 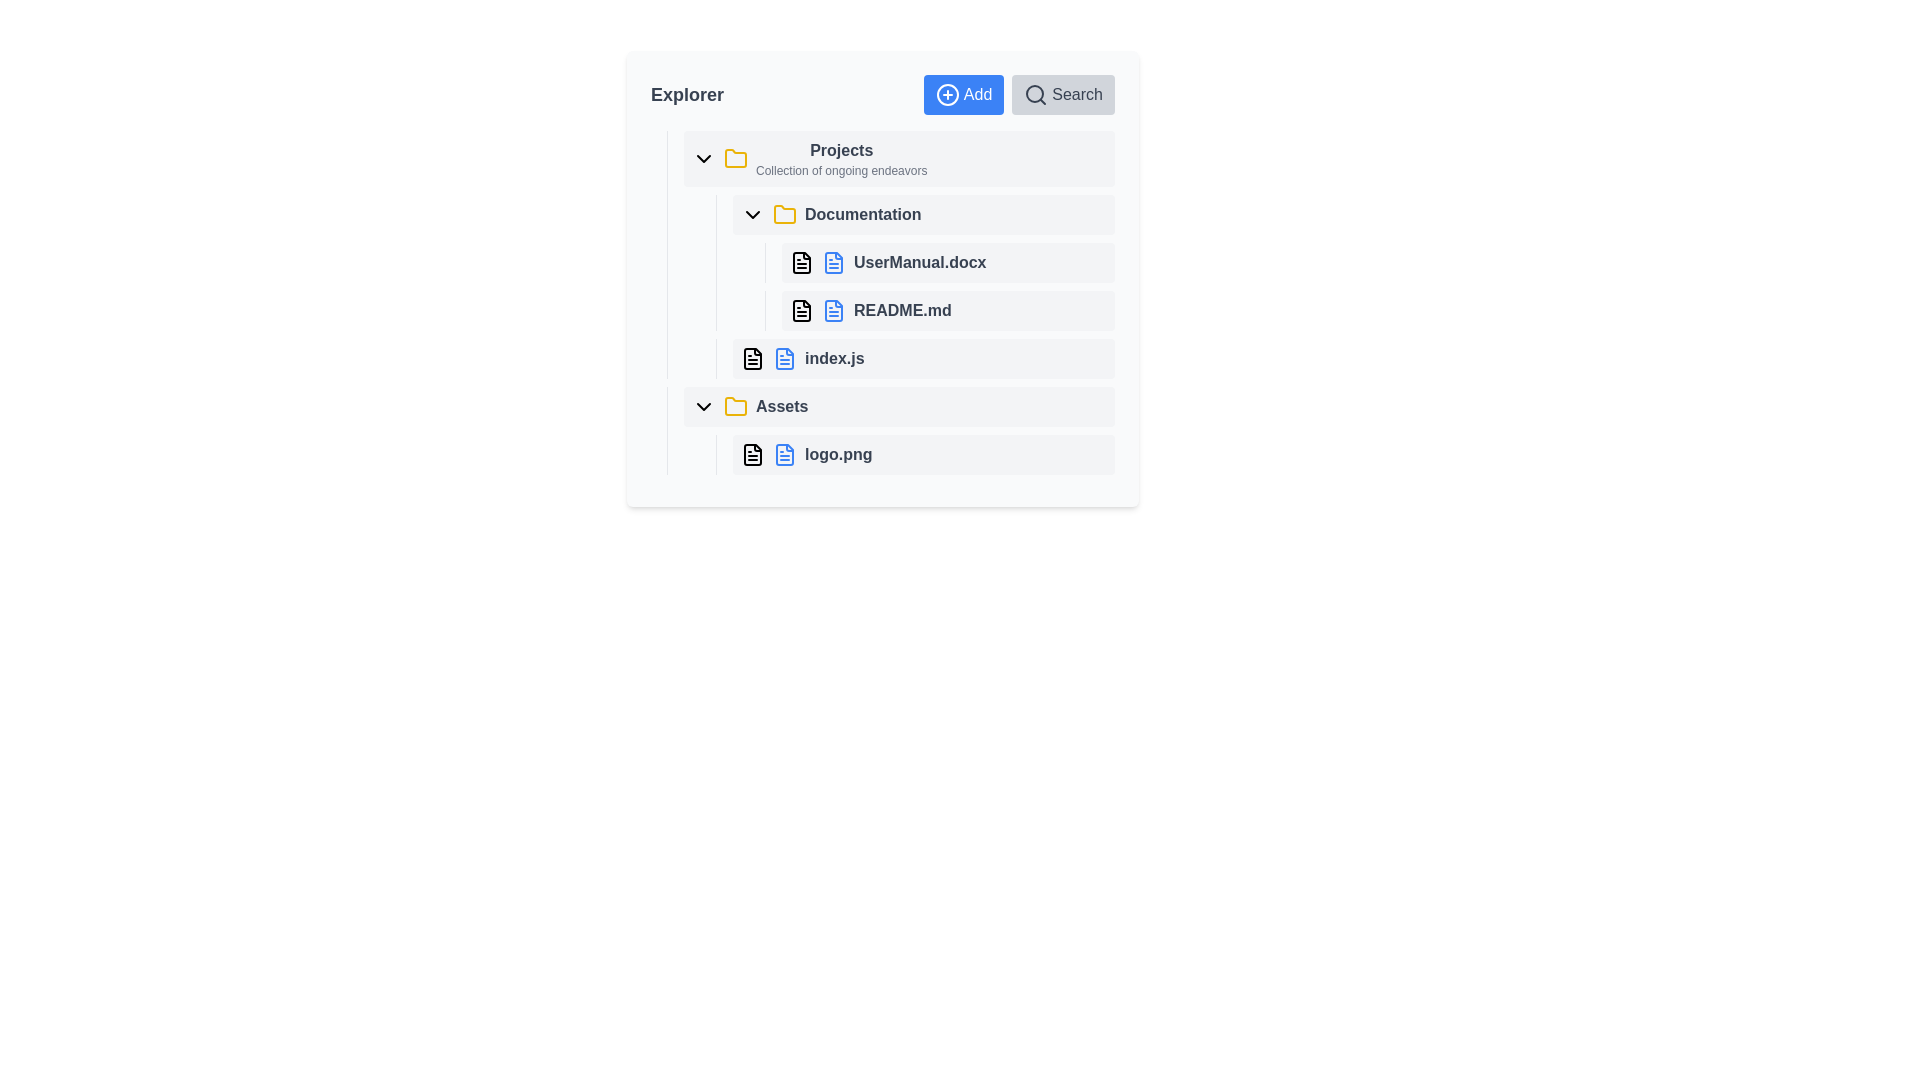 I want to click on the Chevron Icon located on the left side of the 'Assets' section, so click(x=704, y=406).